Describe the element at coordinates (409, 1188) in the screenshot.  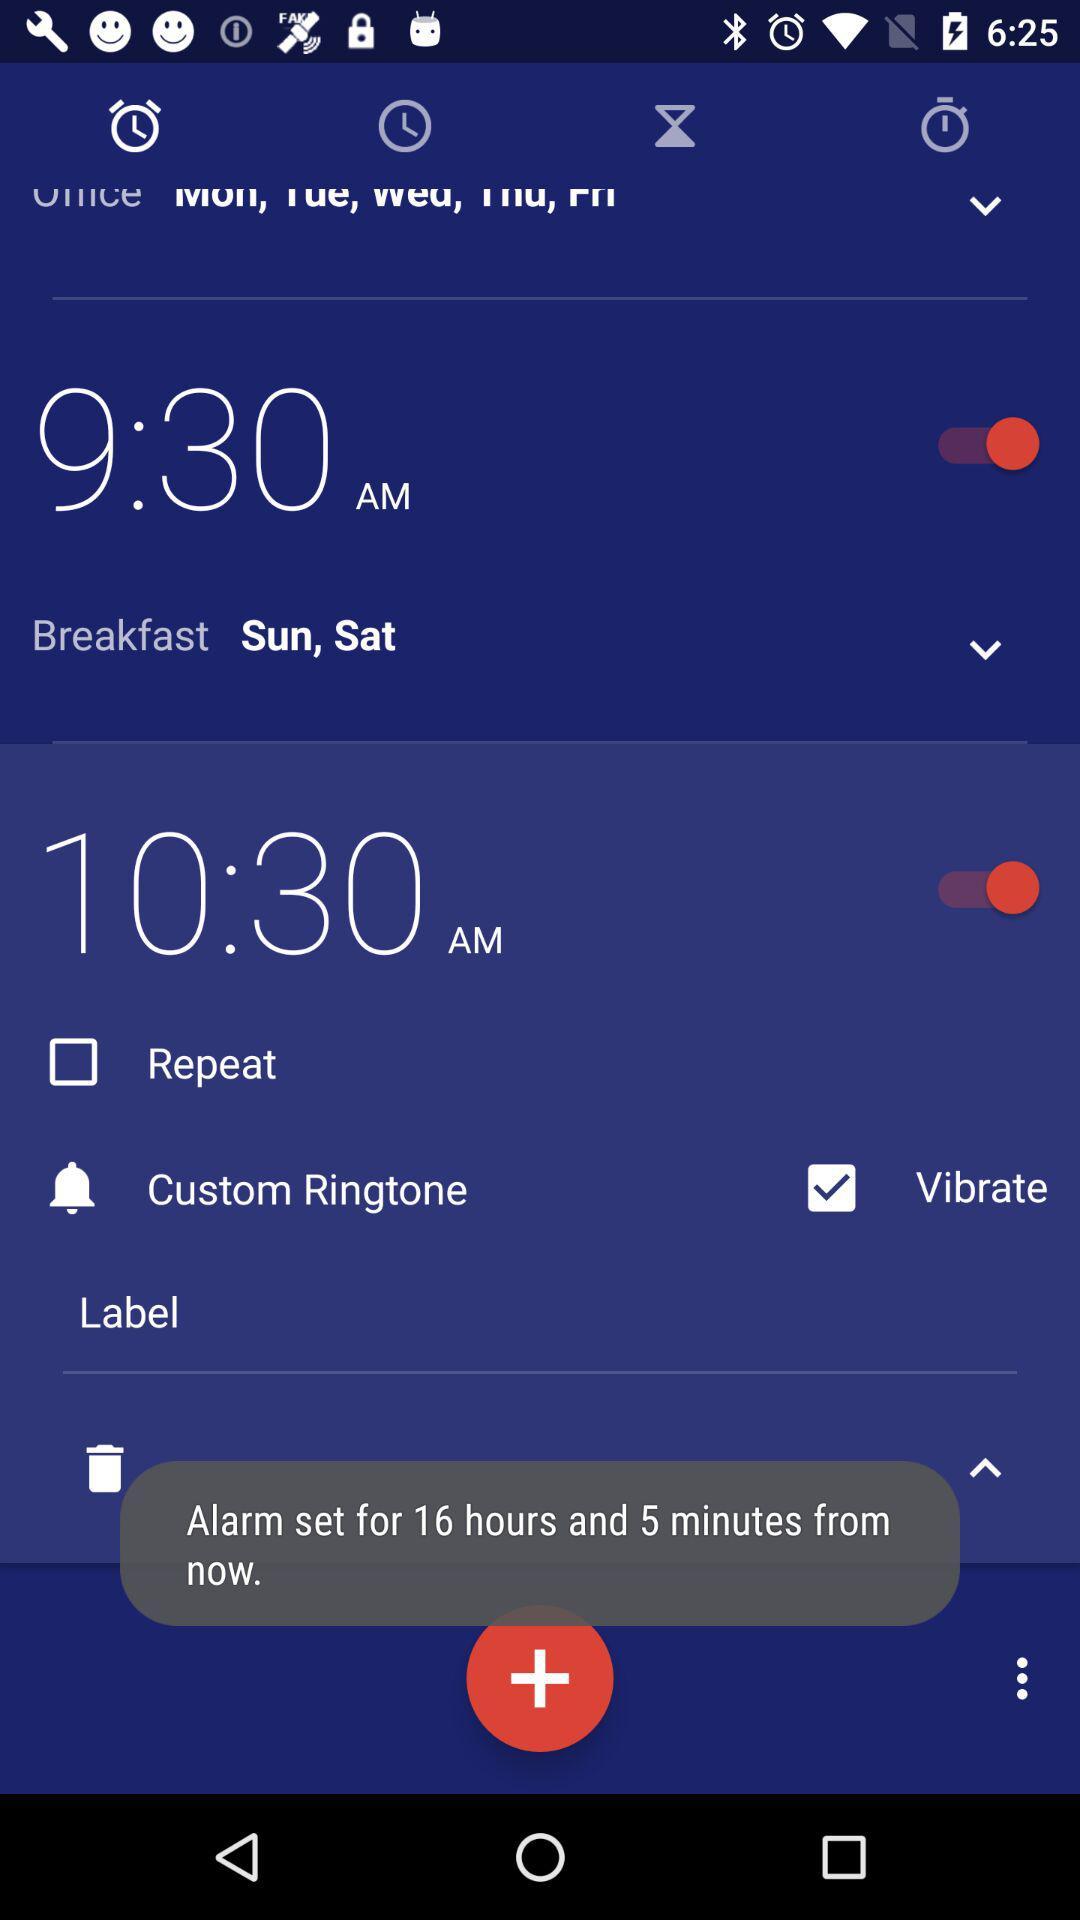
I see `the custom ringtone` at that location.